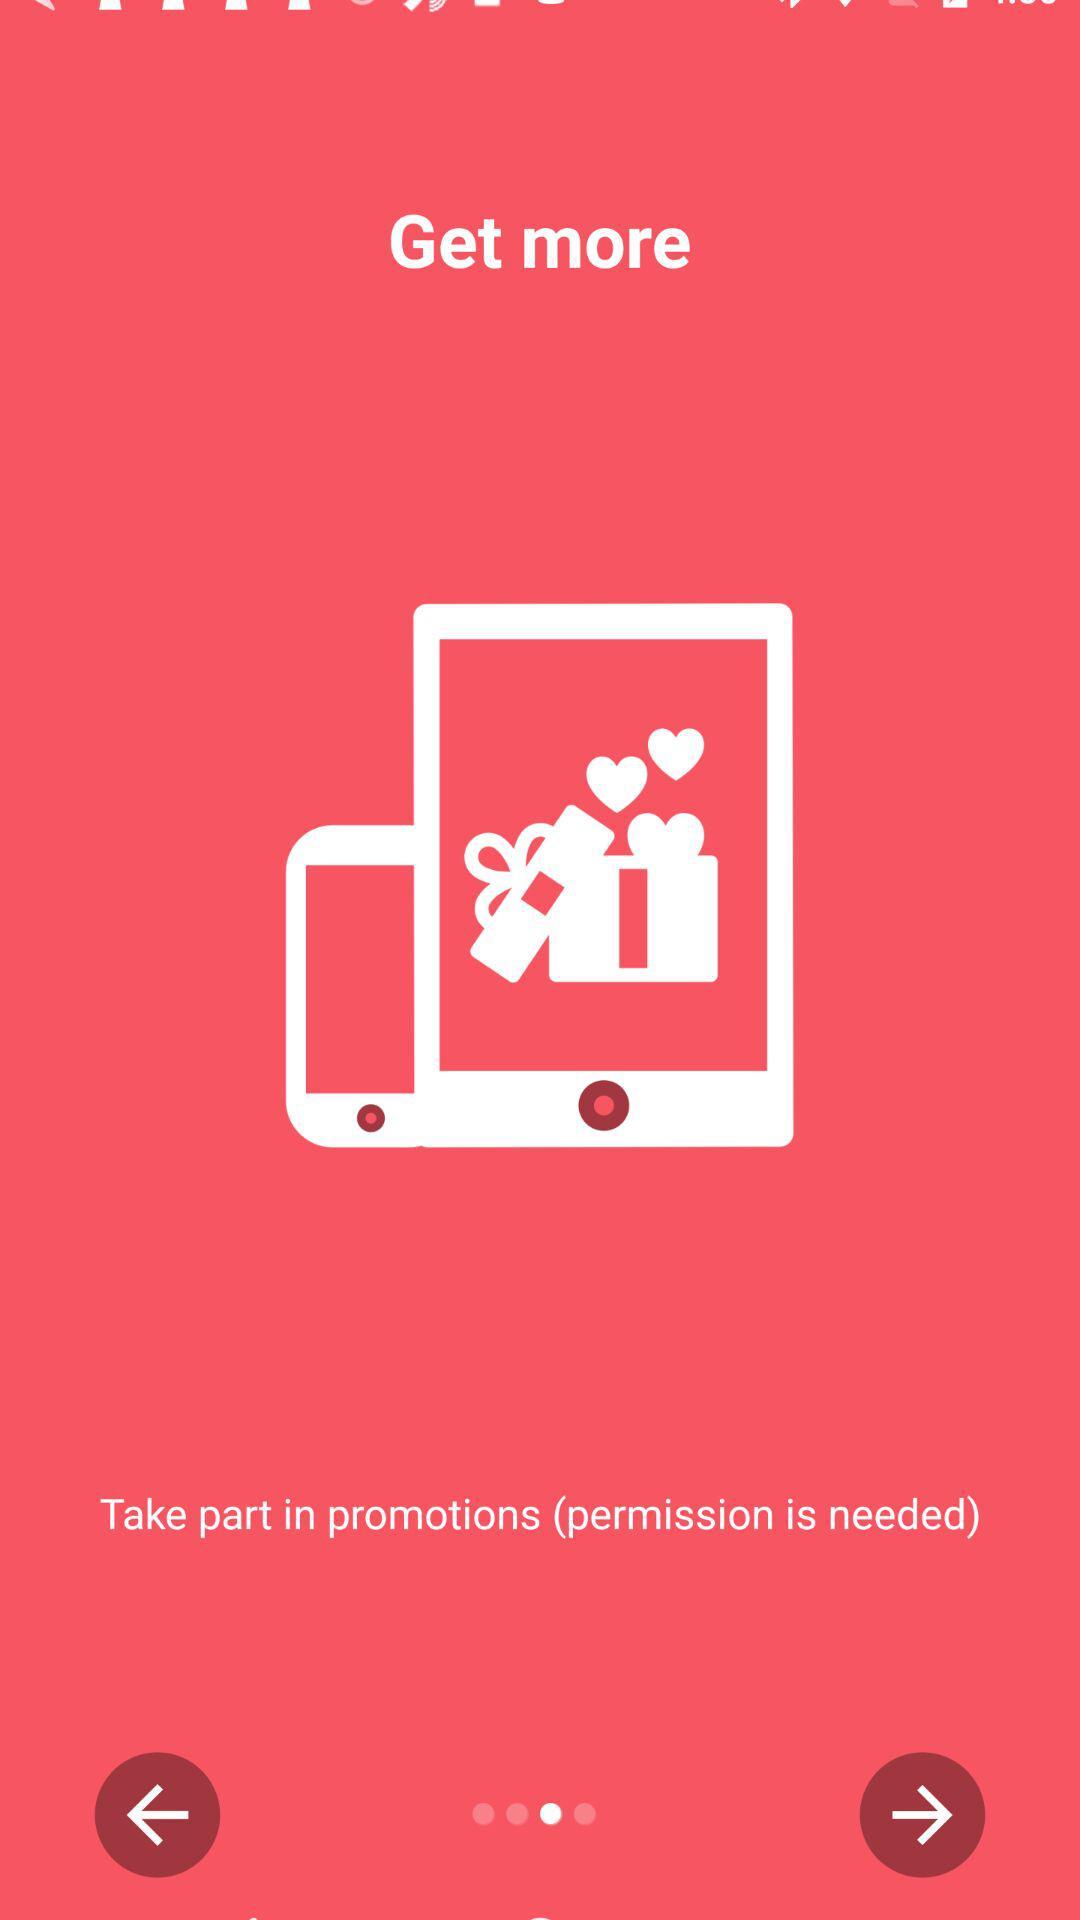 Image resolution: width=1080 pixels, height=1920 pixels. Describe the element at coordinates (922, 1814) in the screenshot. I see `the arrow_forward icon` at that location.